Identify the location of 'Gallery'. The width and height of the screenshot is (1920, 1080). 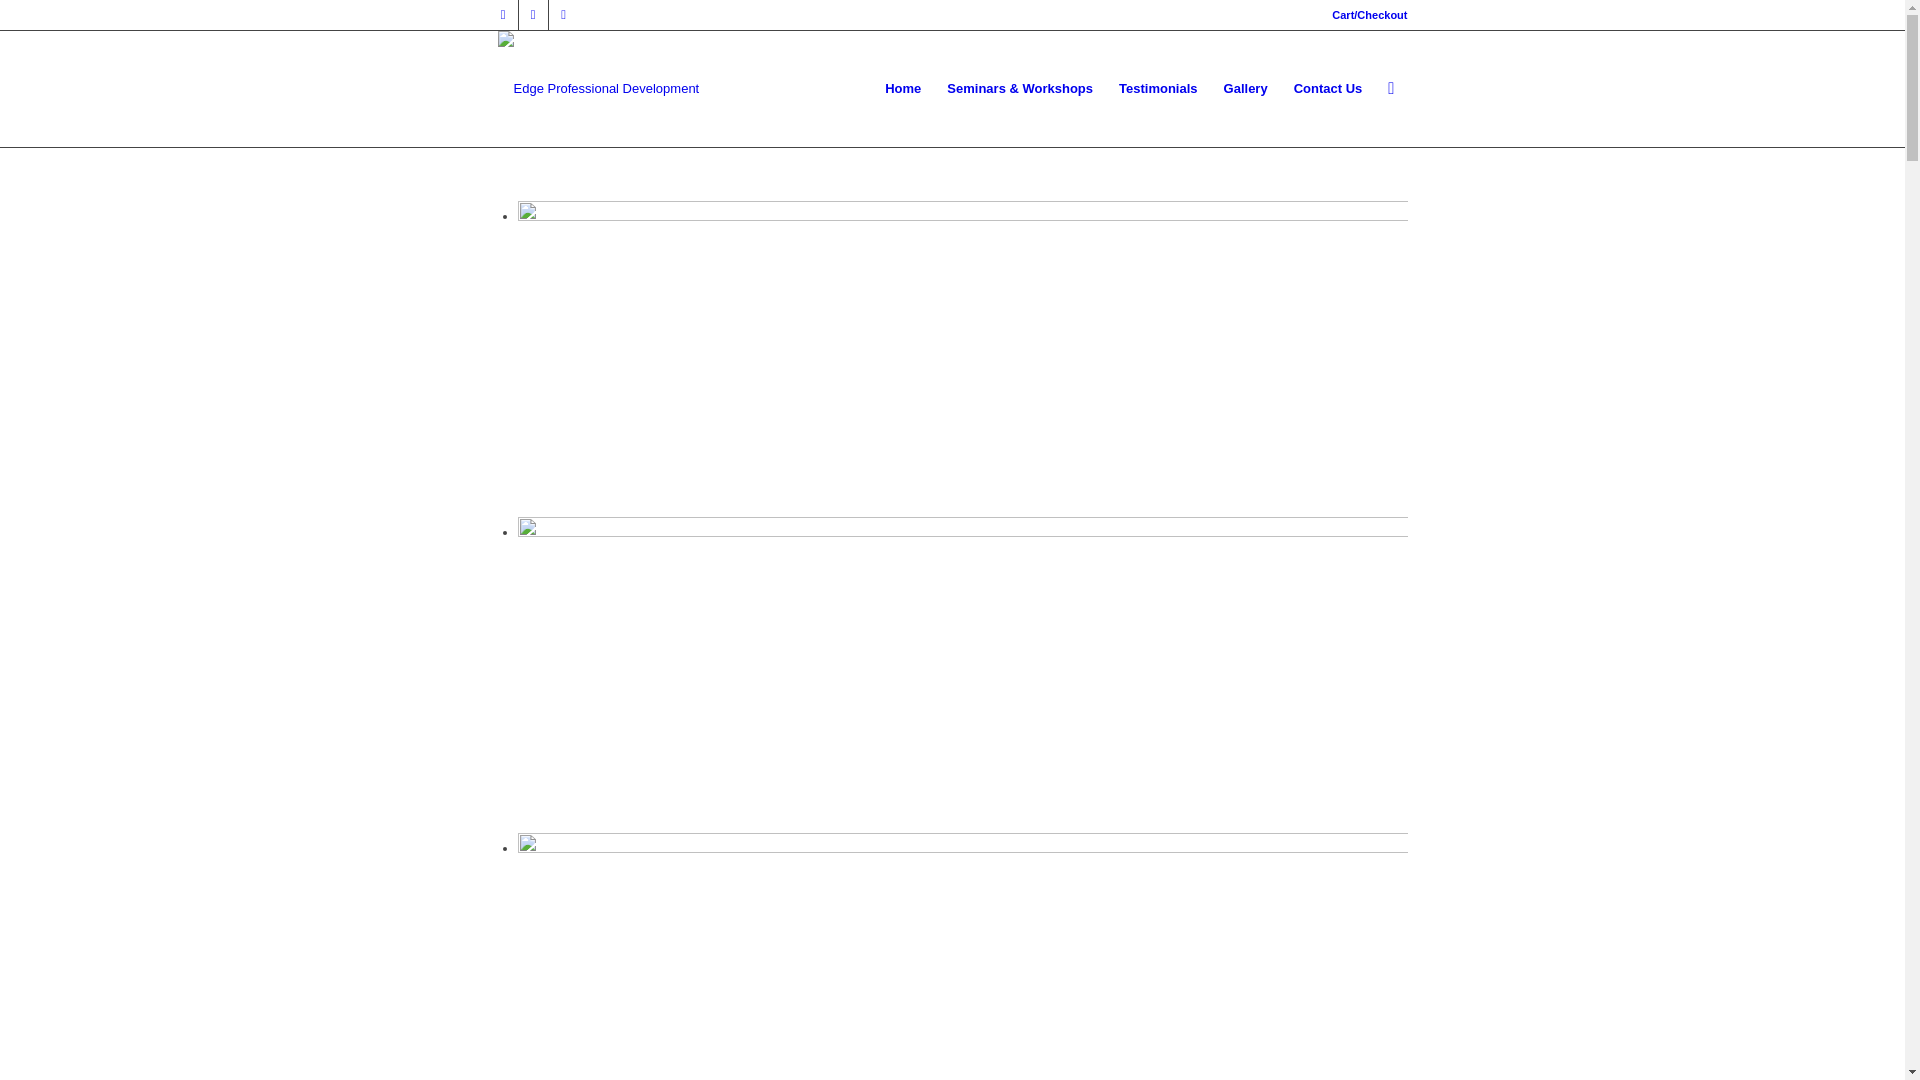
(1245, 87).